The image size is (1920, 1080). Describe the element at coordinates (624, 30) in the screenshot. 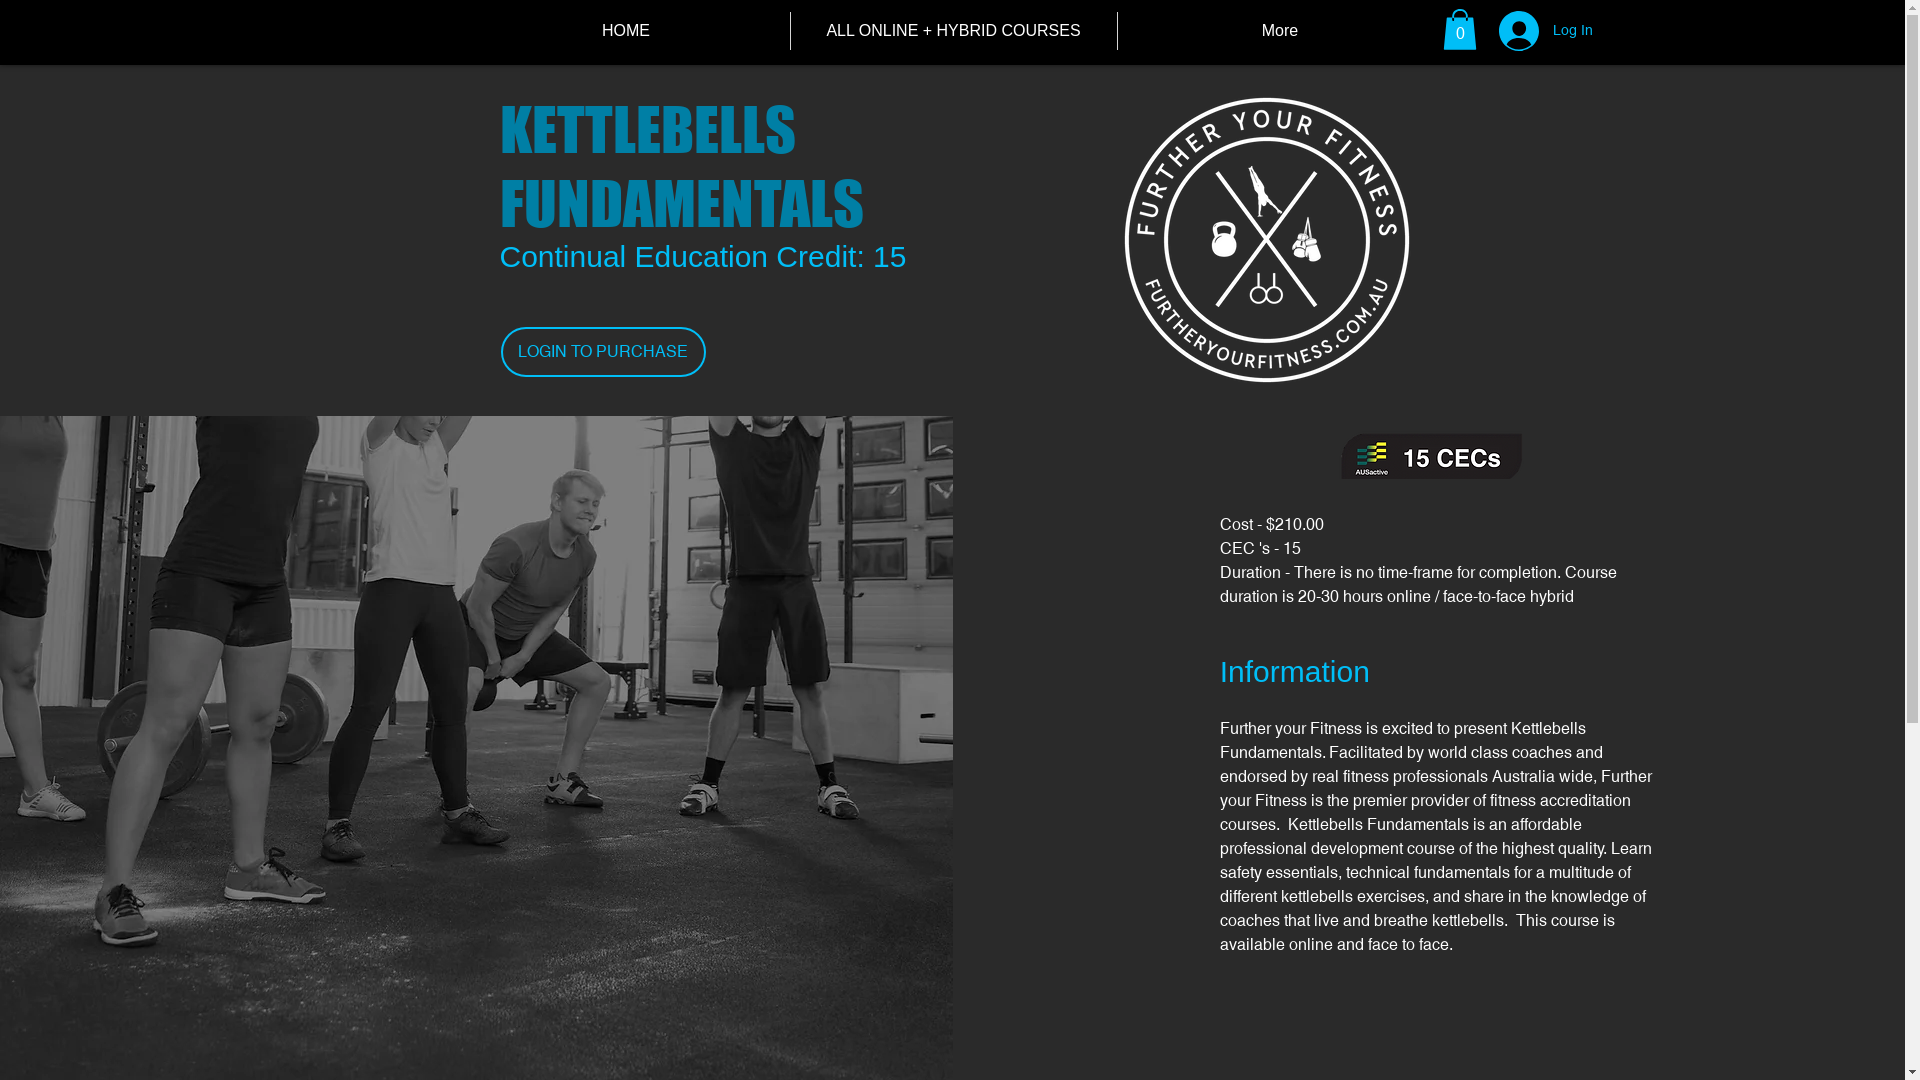

I see `'HOME'` at that location.